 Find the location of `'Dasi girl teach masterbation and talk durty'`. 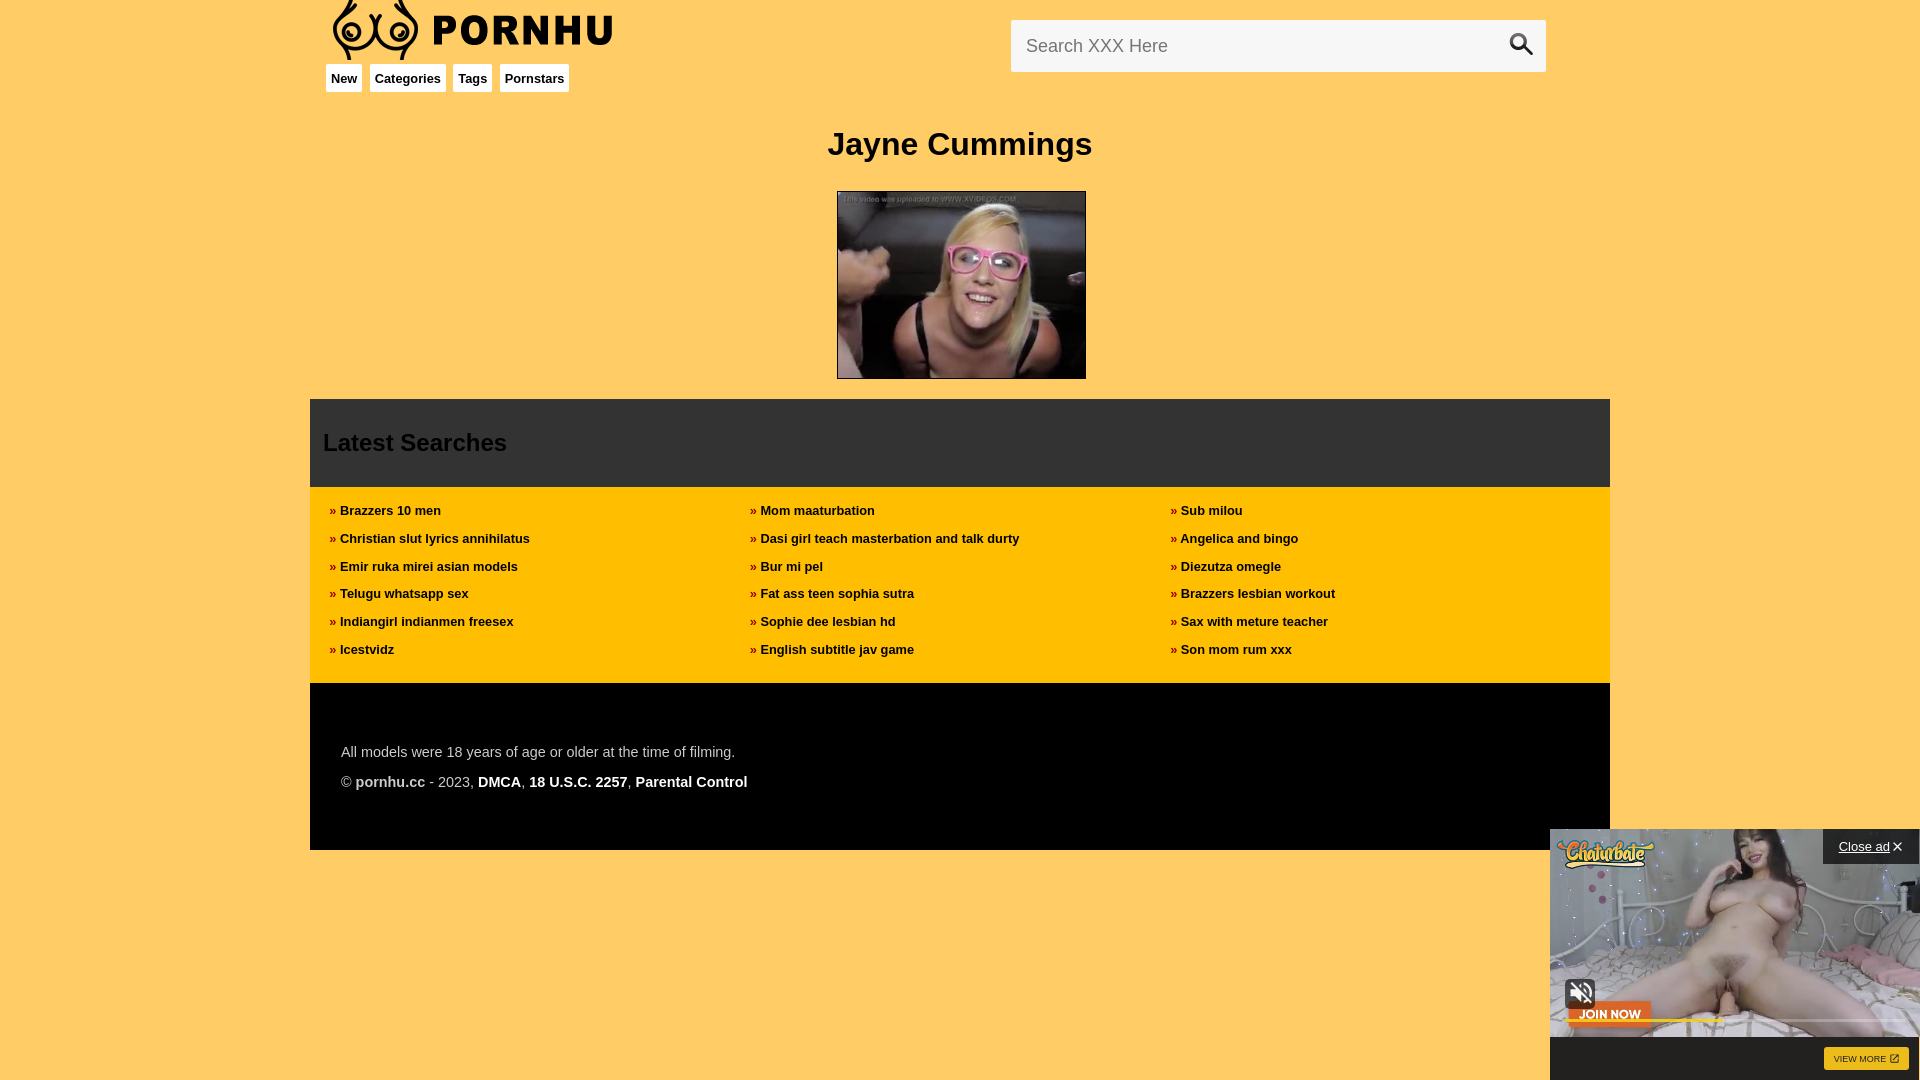

'Dasi girl teach masterbation and talk durty' is located at coordinates (888, 537).